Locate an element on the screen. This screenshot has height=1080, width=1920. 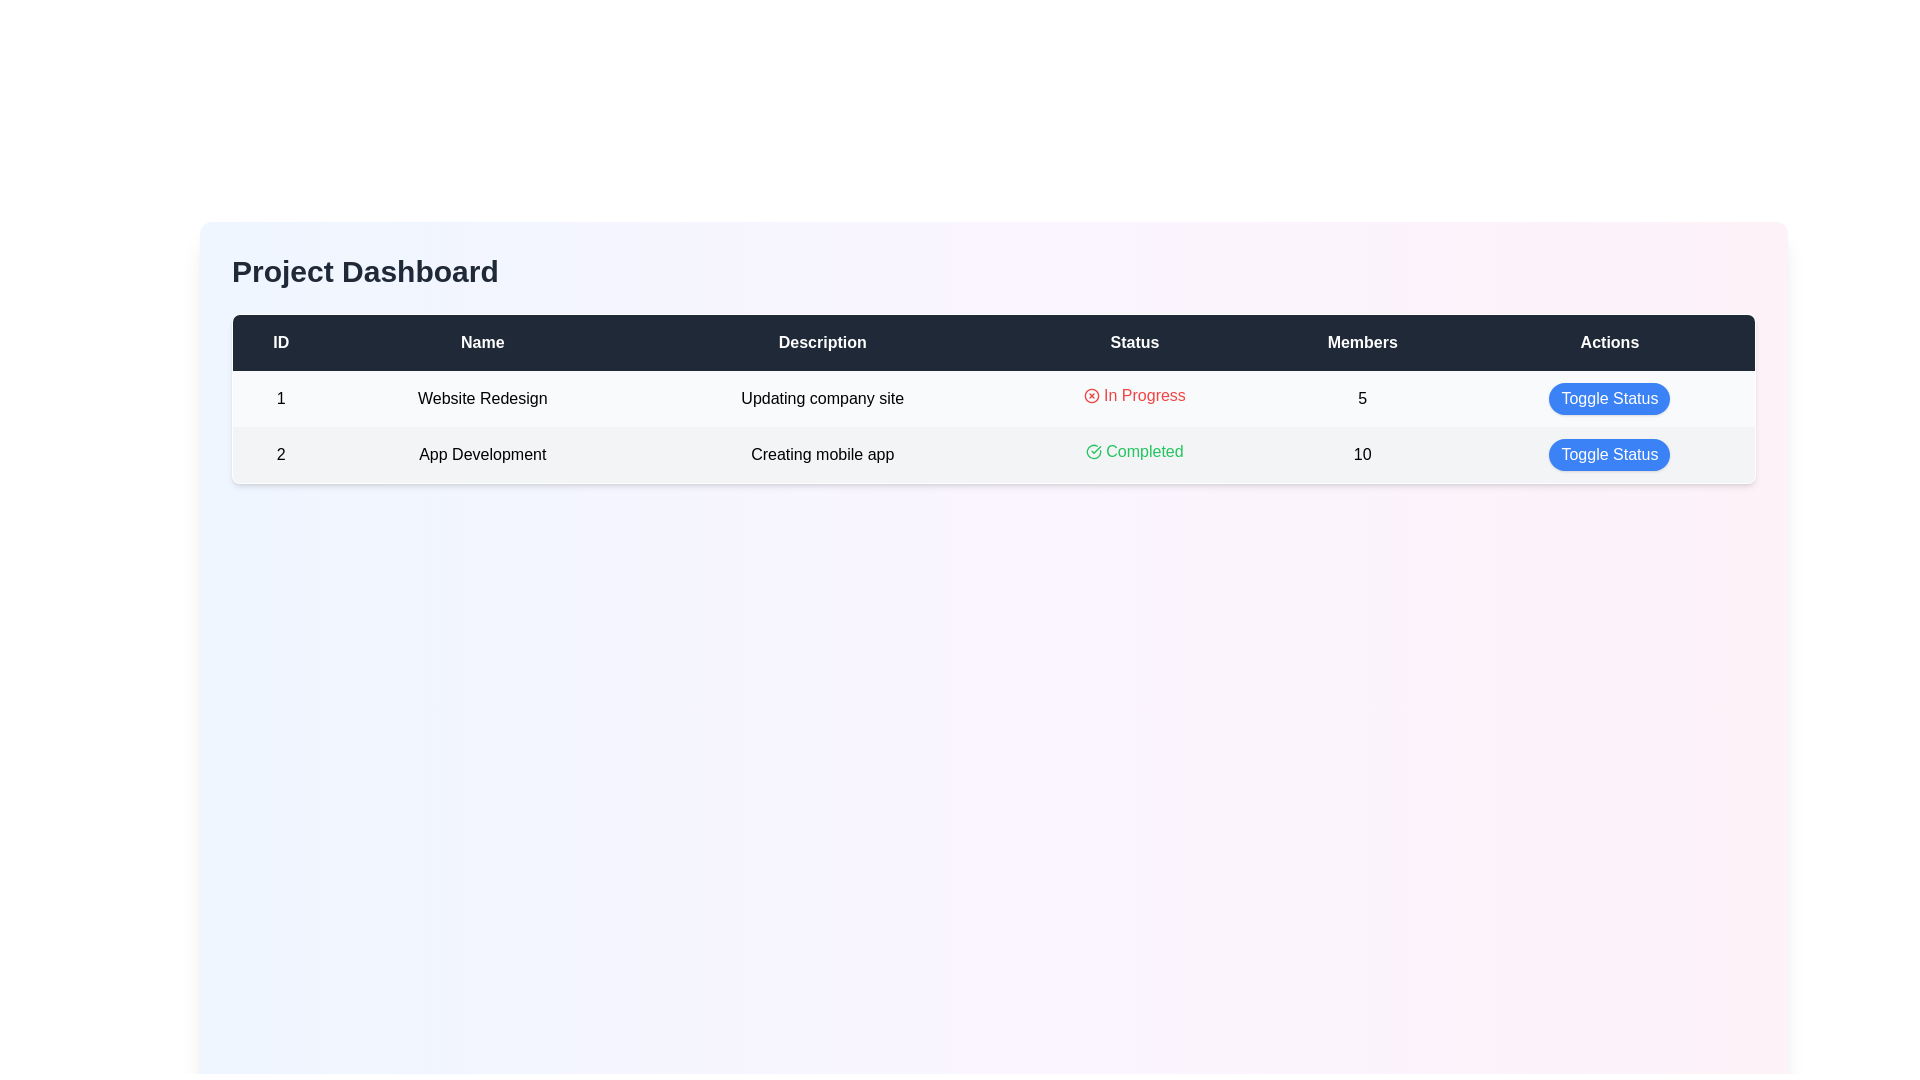
the 'Name' column header text label in the table, which is the second header located between the 'ID' and 'Description' headers is located at coordinates (482, 341).